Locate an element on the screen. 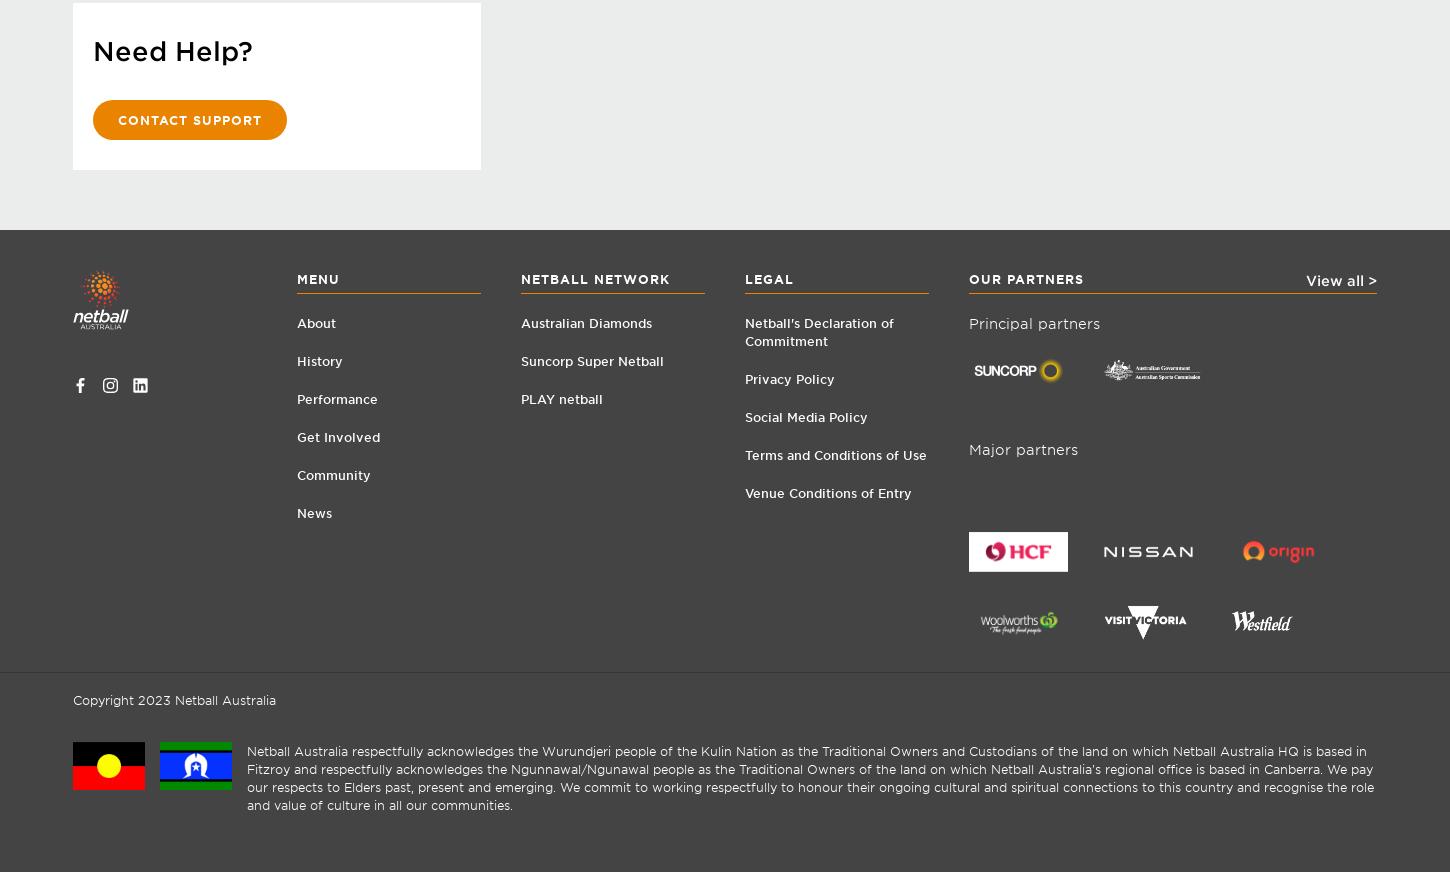 Image resolution: width=1450 pixels, height=872 pixels. 'Legal' is located at coordinates (769, 276).